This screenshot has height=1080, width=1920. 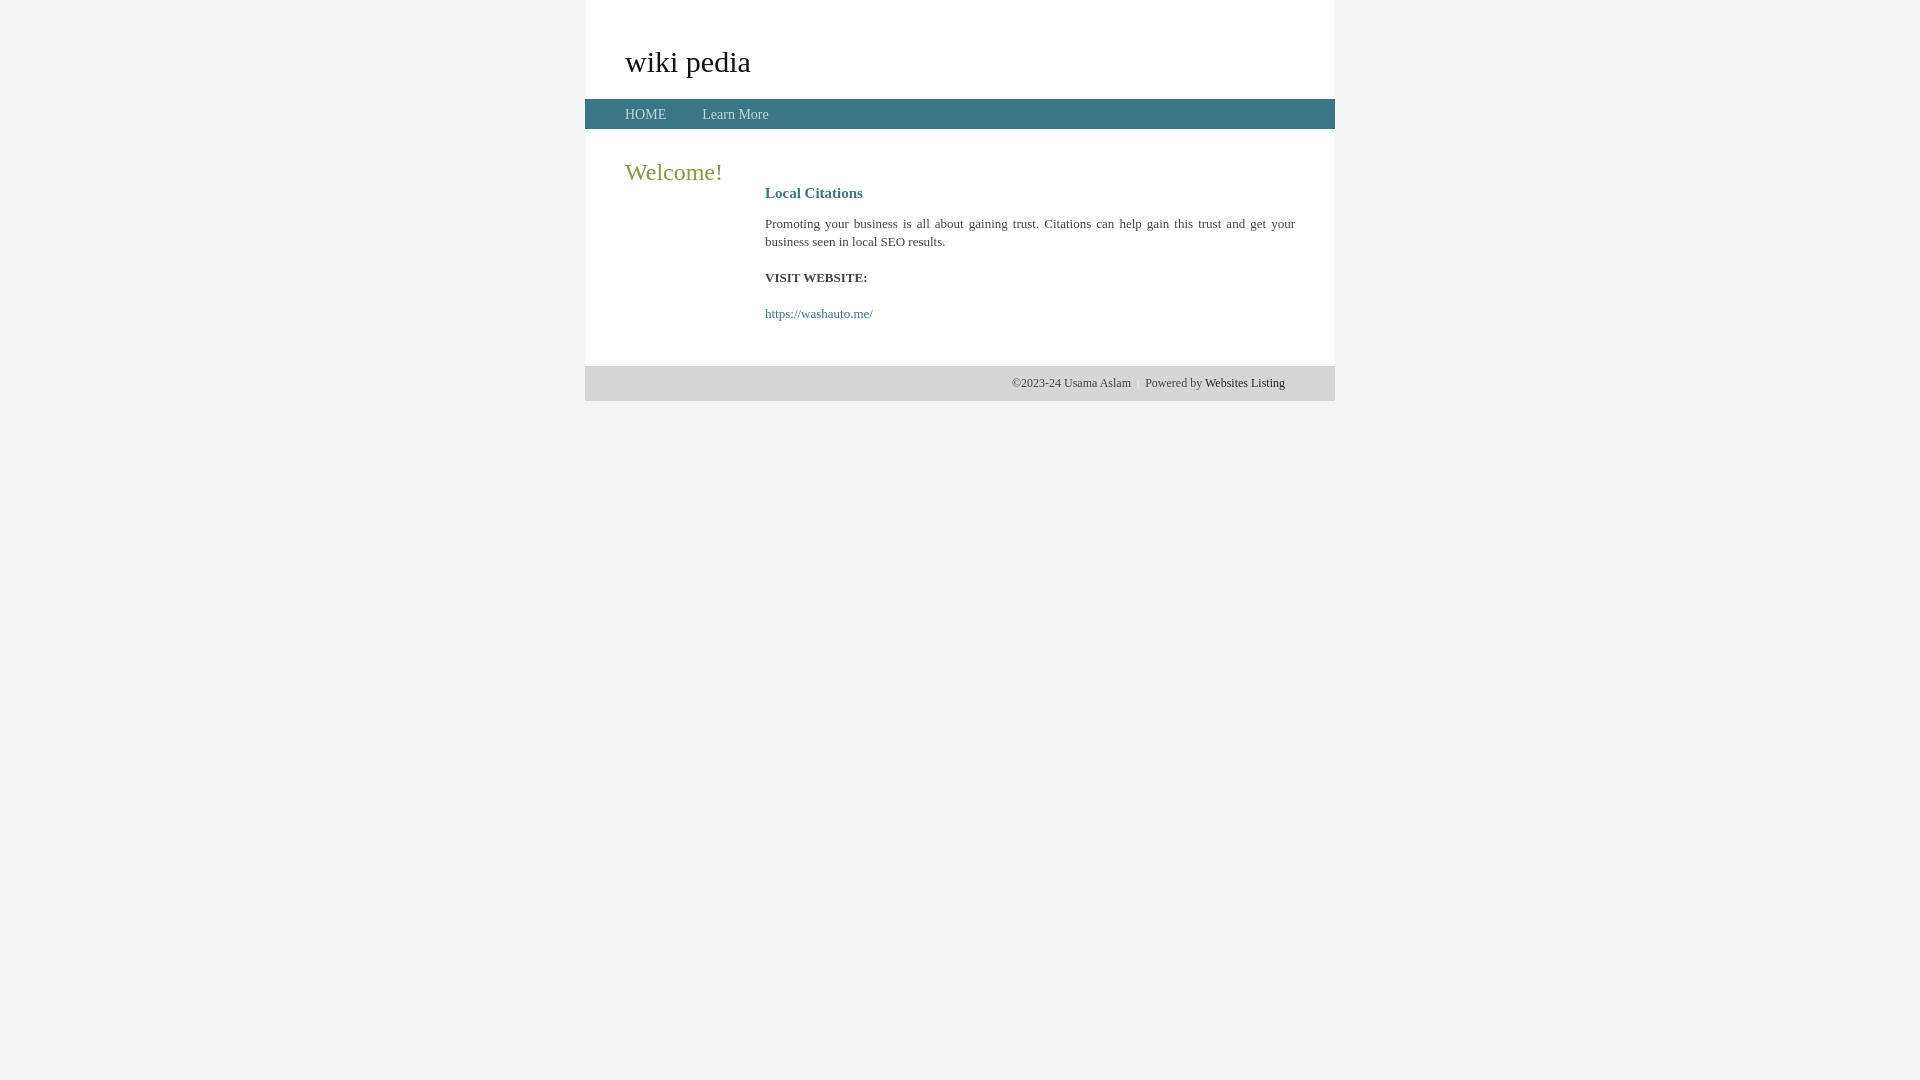 I want to click on 'HOME', so click(x=623, y=114).